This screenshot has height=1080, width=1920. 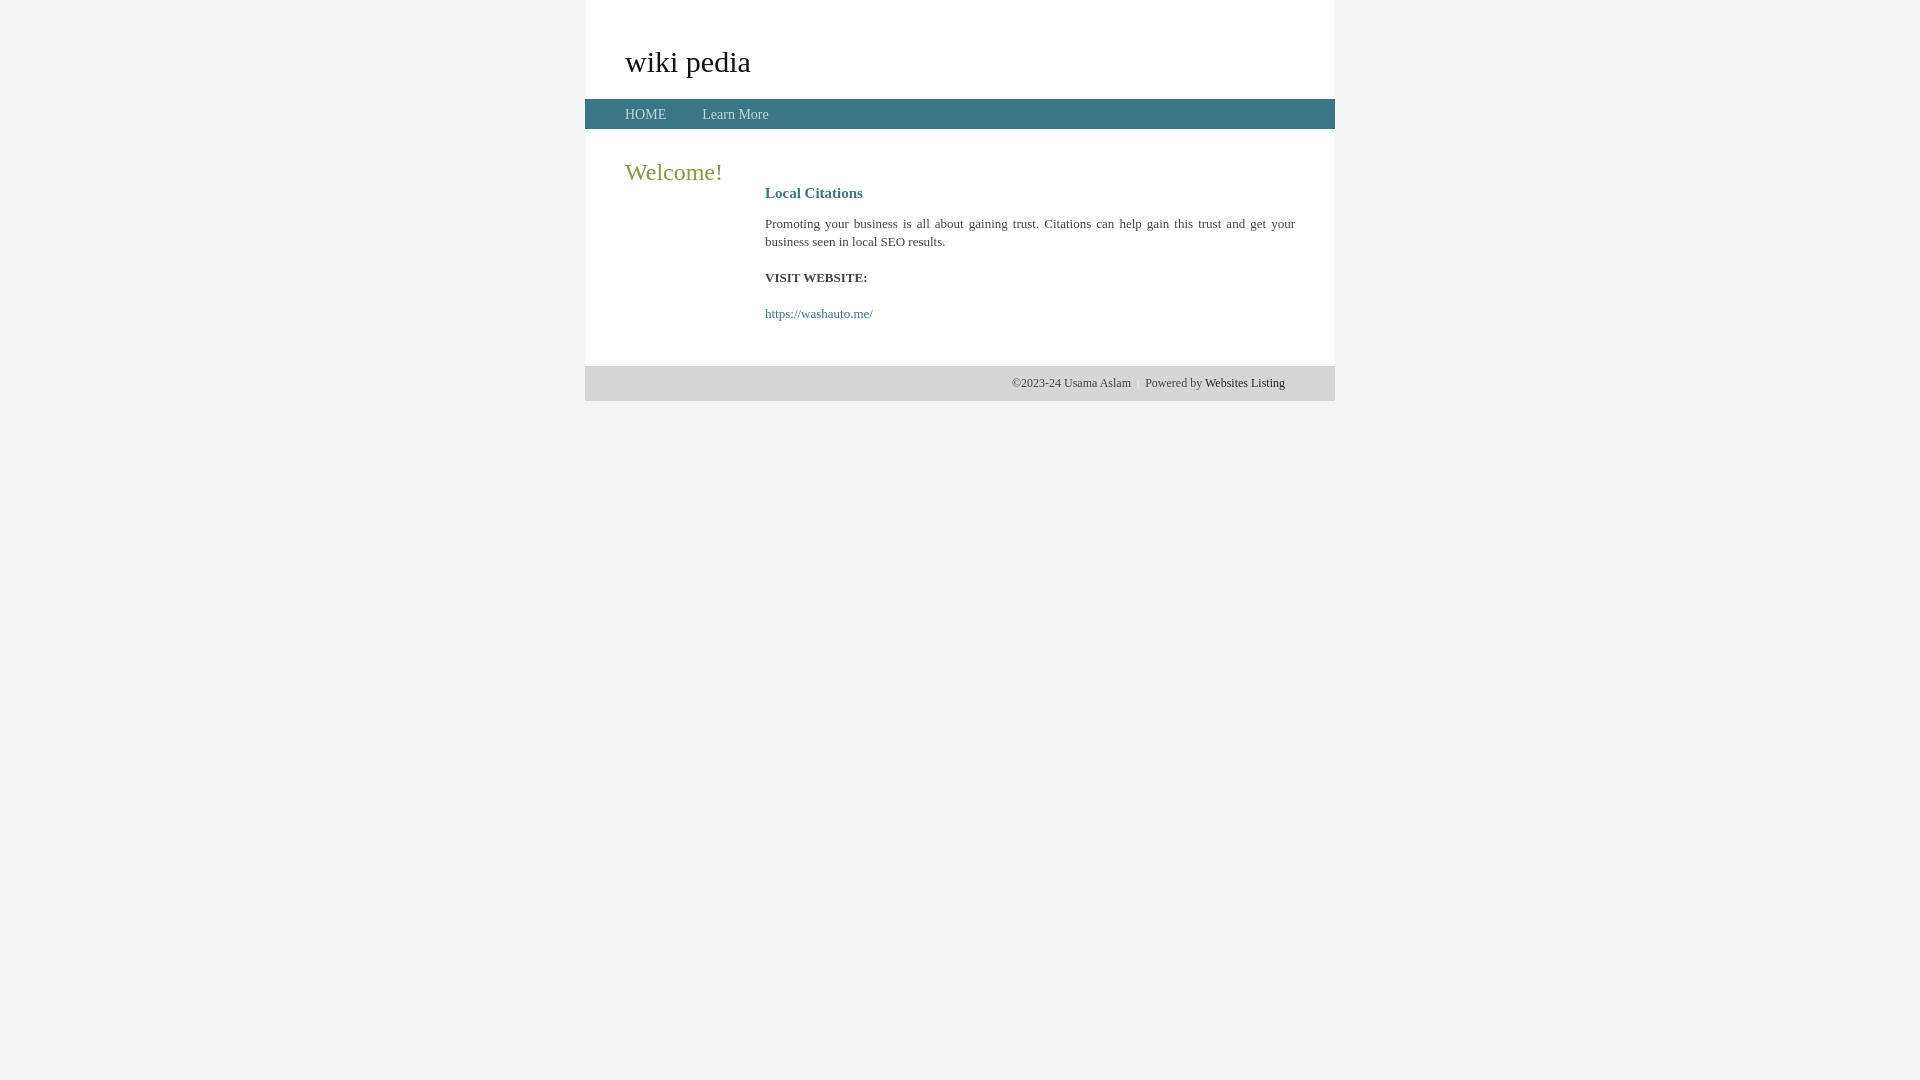 I want to click on 'HOME', so click(x=623, y=114).